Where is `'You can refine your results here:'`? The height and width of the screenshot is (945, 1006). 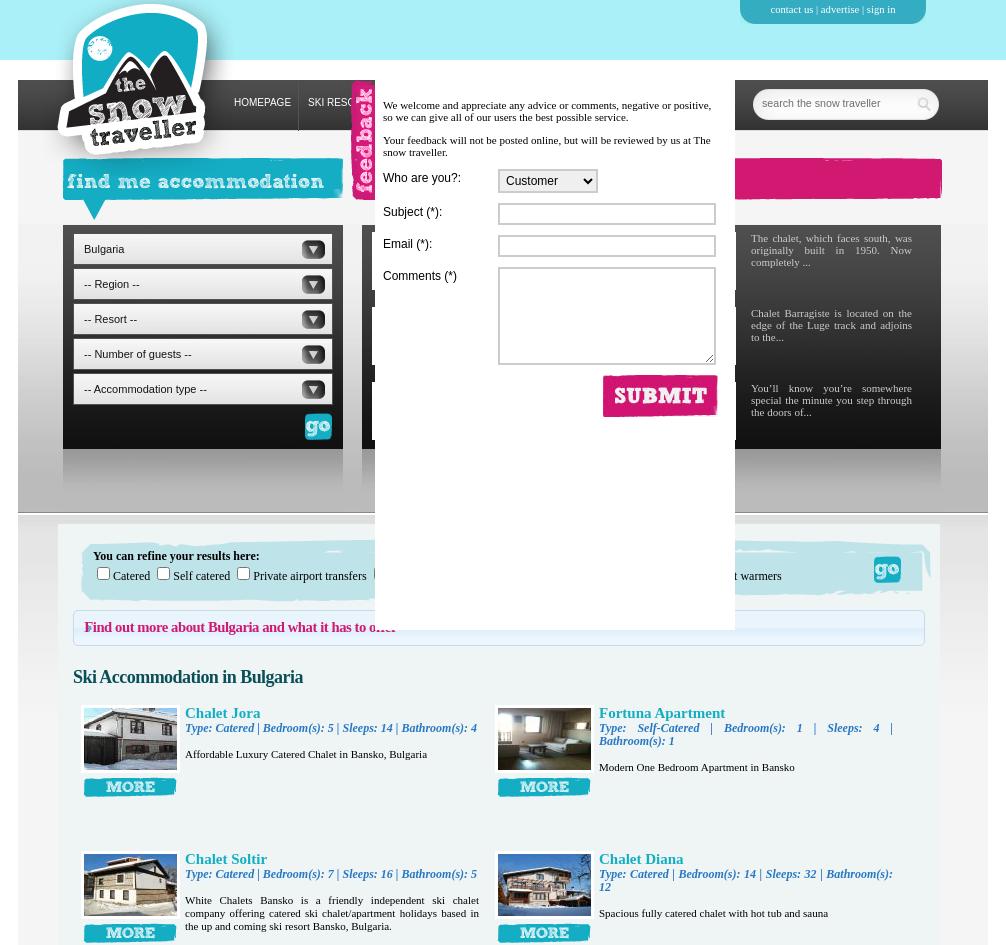
'You can refine your results here:' is located at coordinates (92, 556).